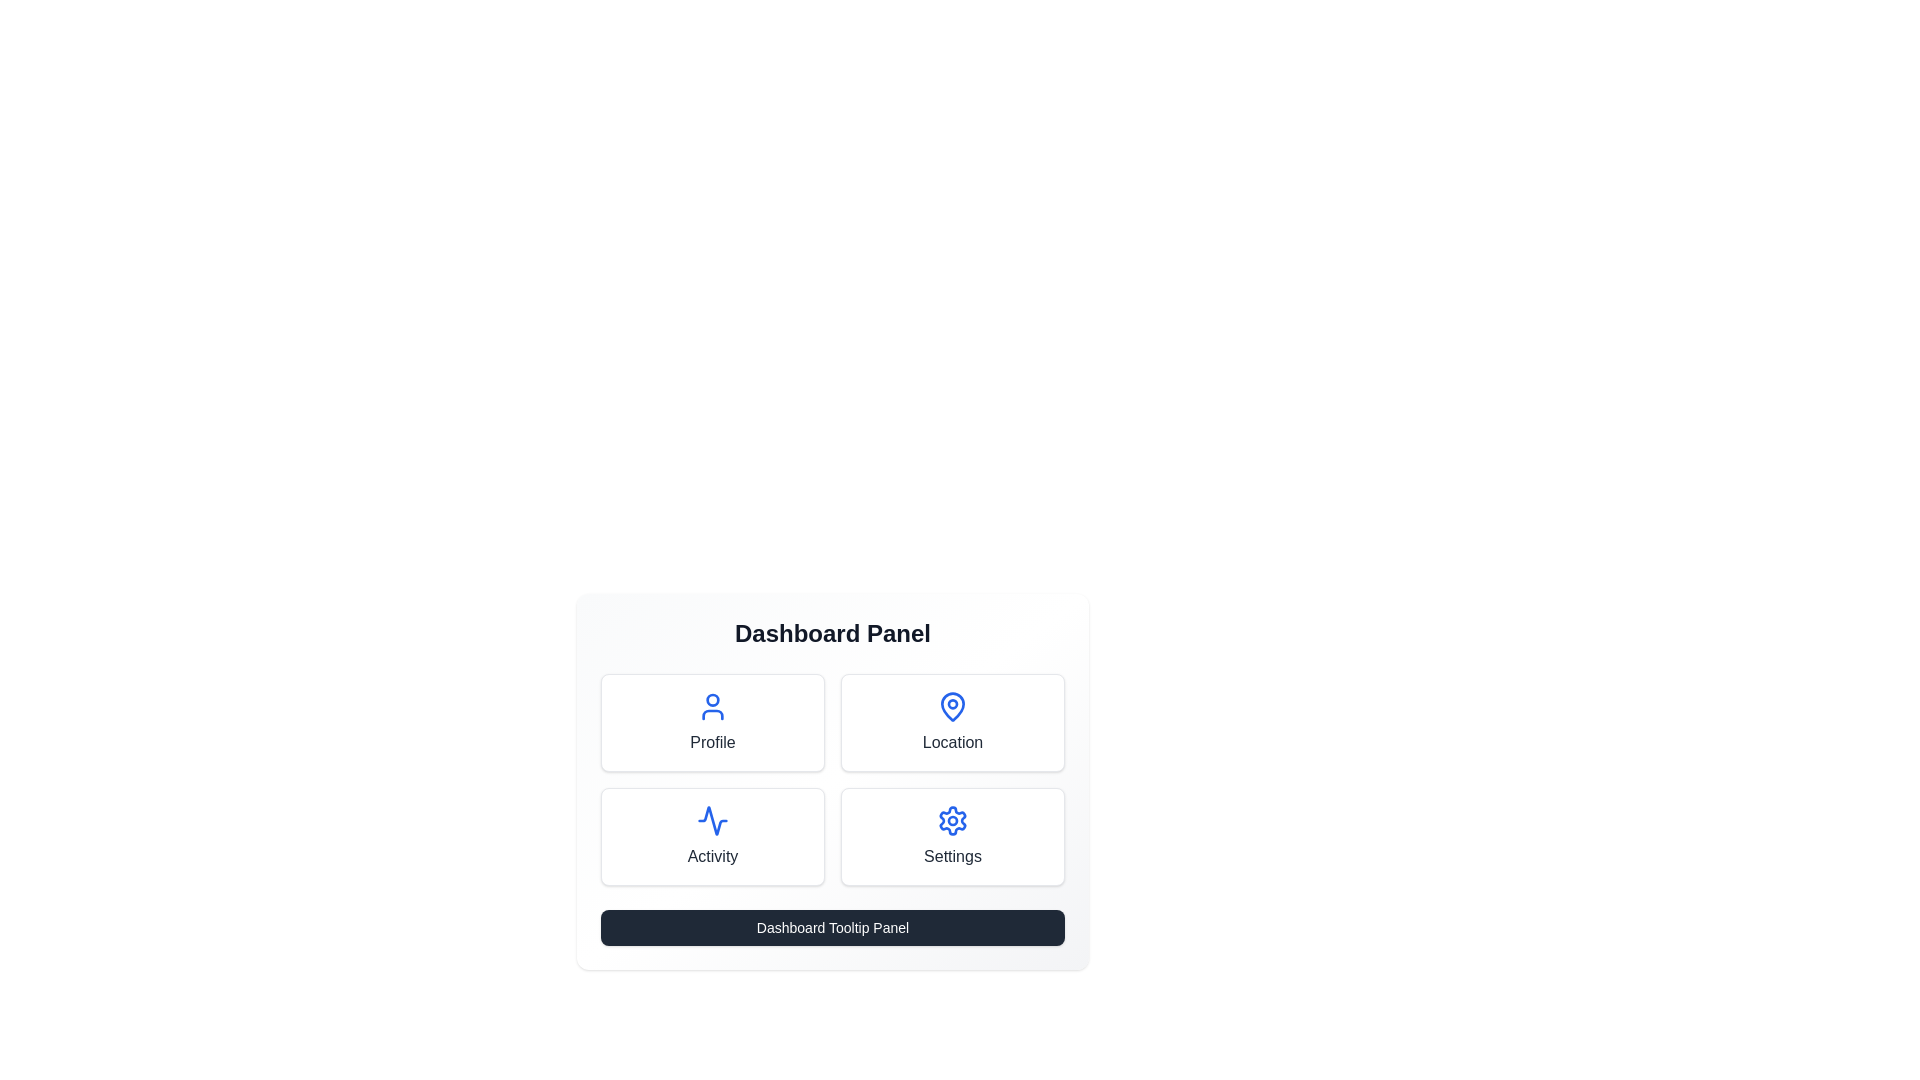 Image resolution: width=1920 pixels, height=1080 pixels. What do you see at coordinates (713, 821) in the screenshot?
I see `the decorative 'Activity' icon located at the top of the 'Activity' card in the lower-left section of the dashboard's 2x2 grid layout` at bounding box center [713, 821].